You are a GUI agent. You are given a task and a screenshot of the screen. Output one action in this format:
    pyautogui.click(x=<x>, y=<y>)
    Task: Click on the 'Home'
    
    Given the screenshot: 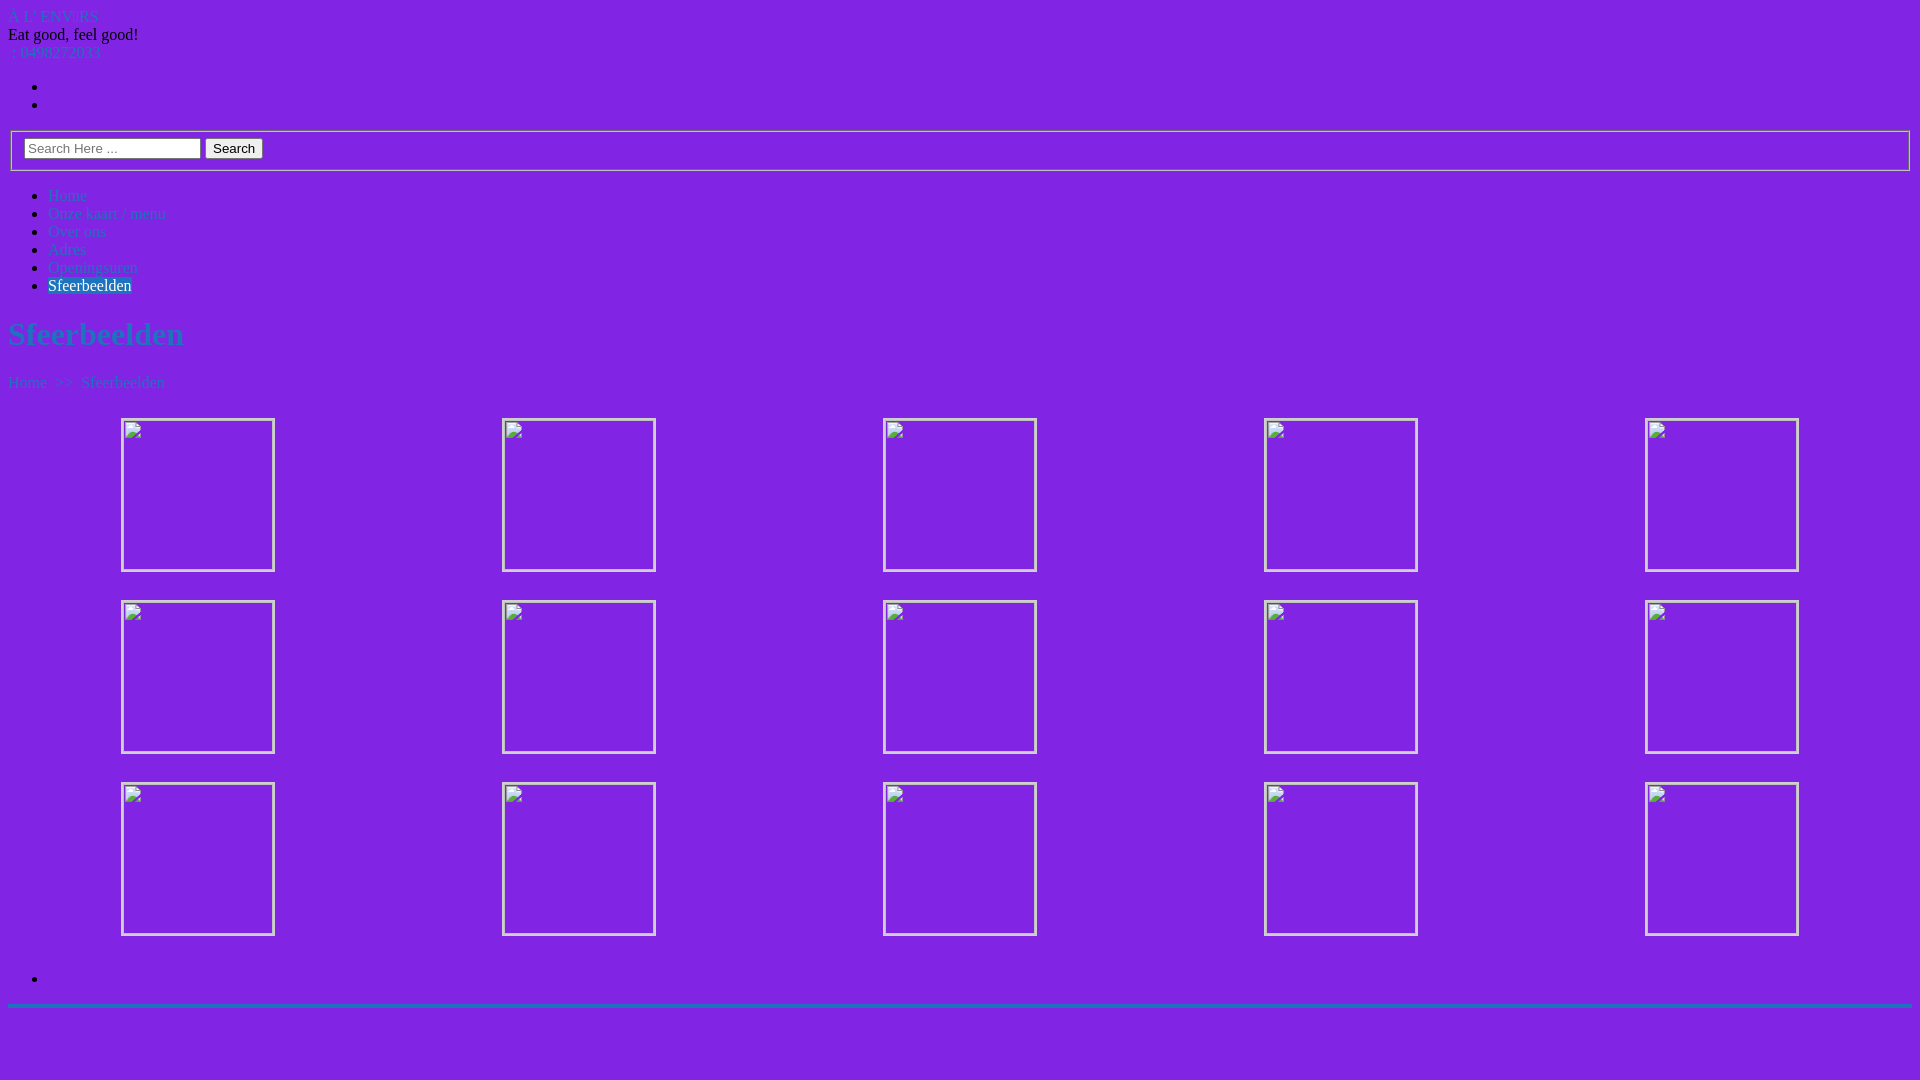 What is the action you would take?
    pyautogui.click(x=48, y=195)
    